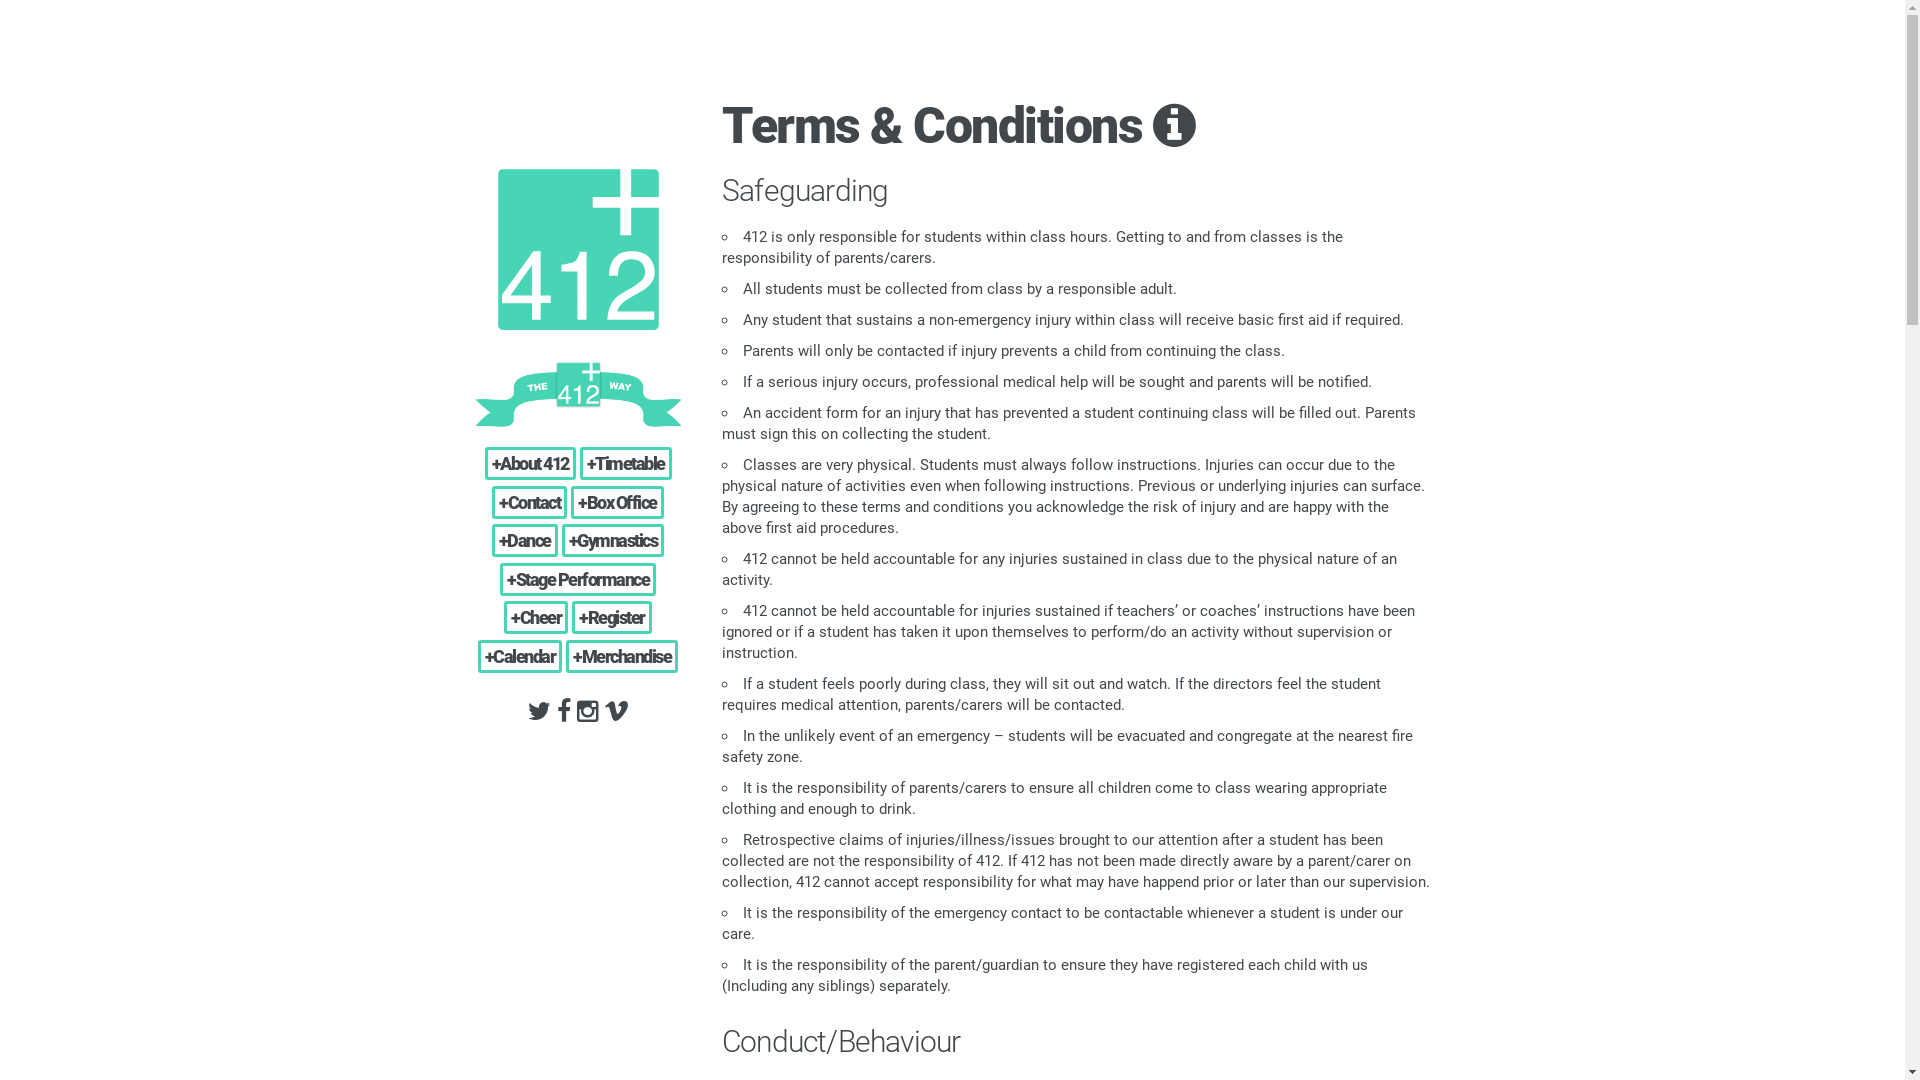  I want to click on 'What is THE412WAY?', so click(576, 396).